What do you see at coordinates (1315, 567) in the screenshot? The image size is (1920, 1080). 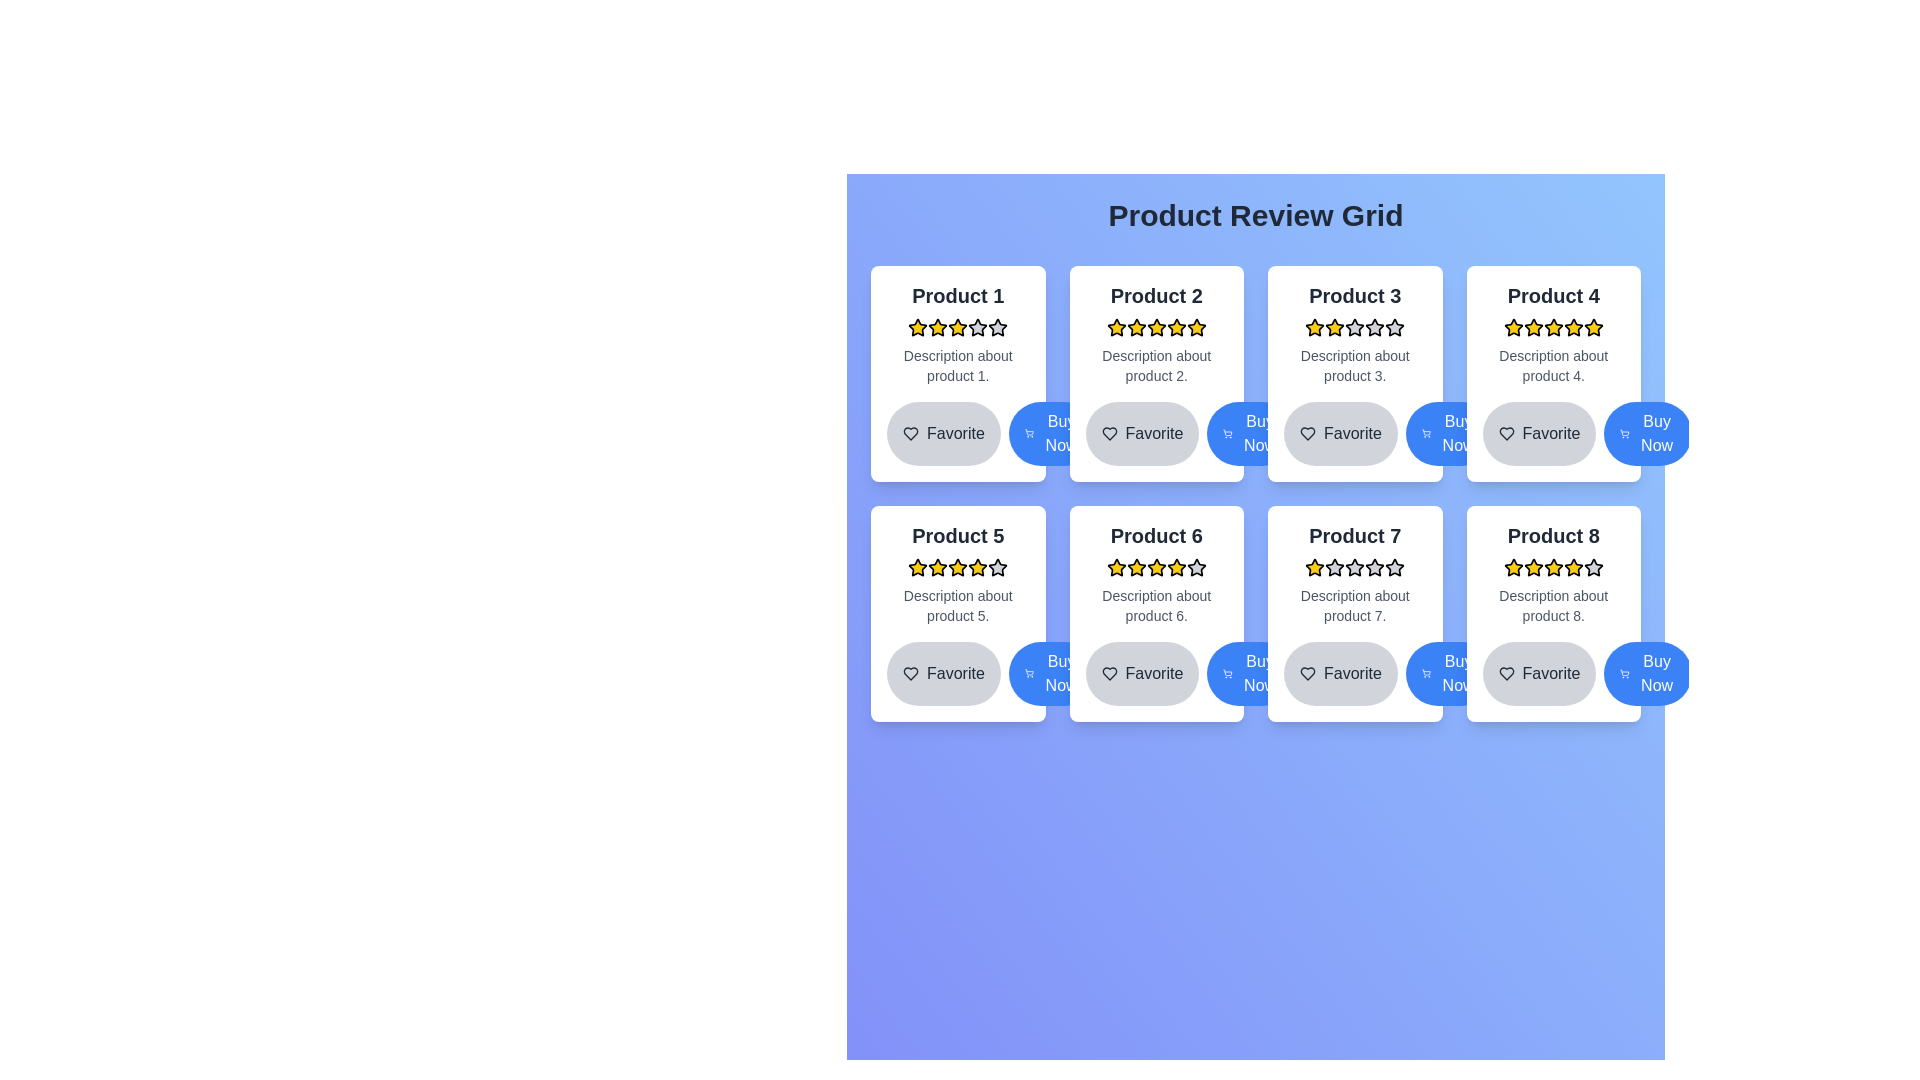 I see `the first star of the rating system for 'Product 7' to confirm a one-star rating` at bounding box center [1315, 567].